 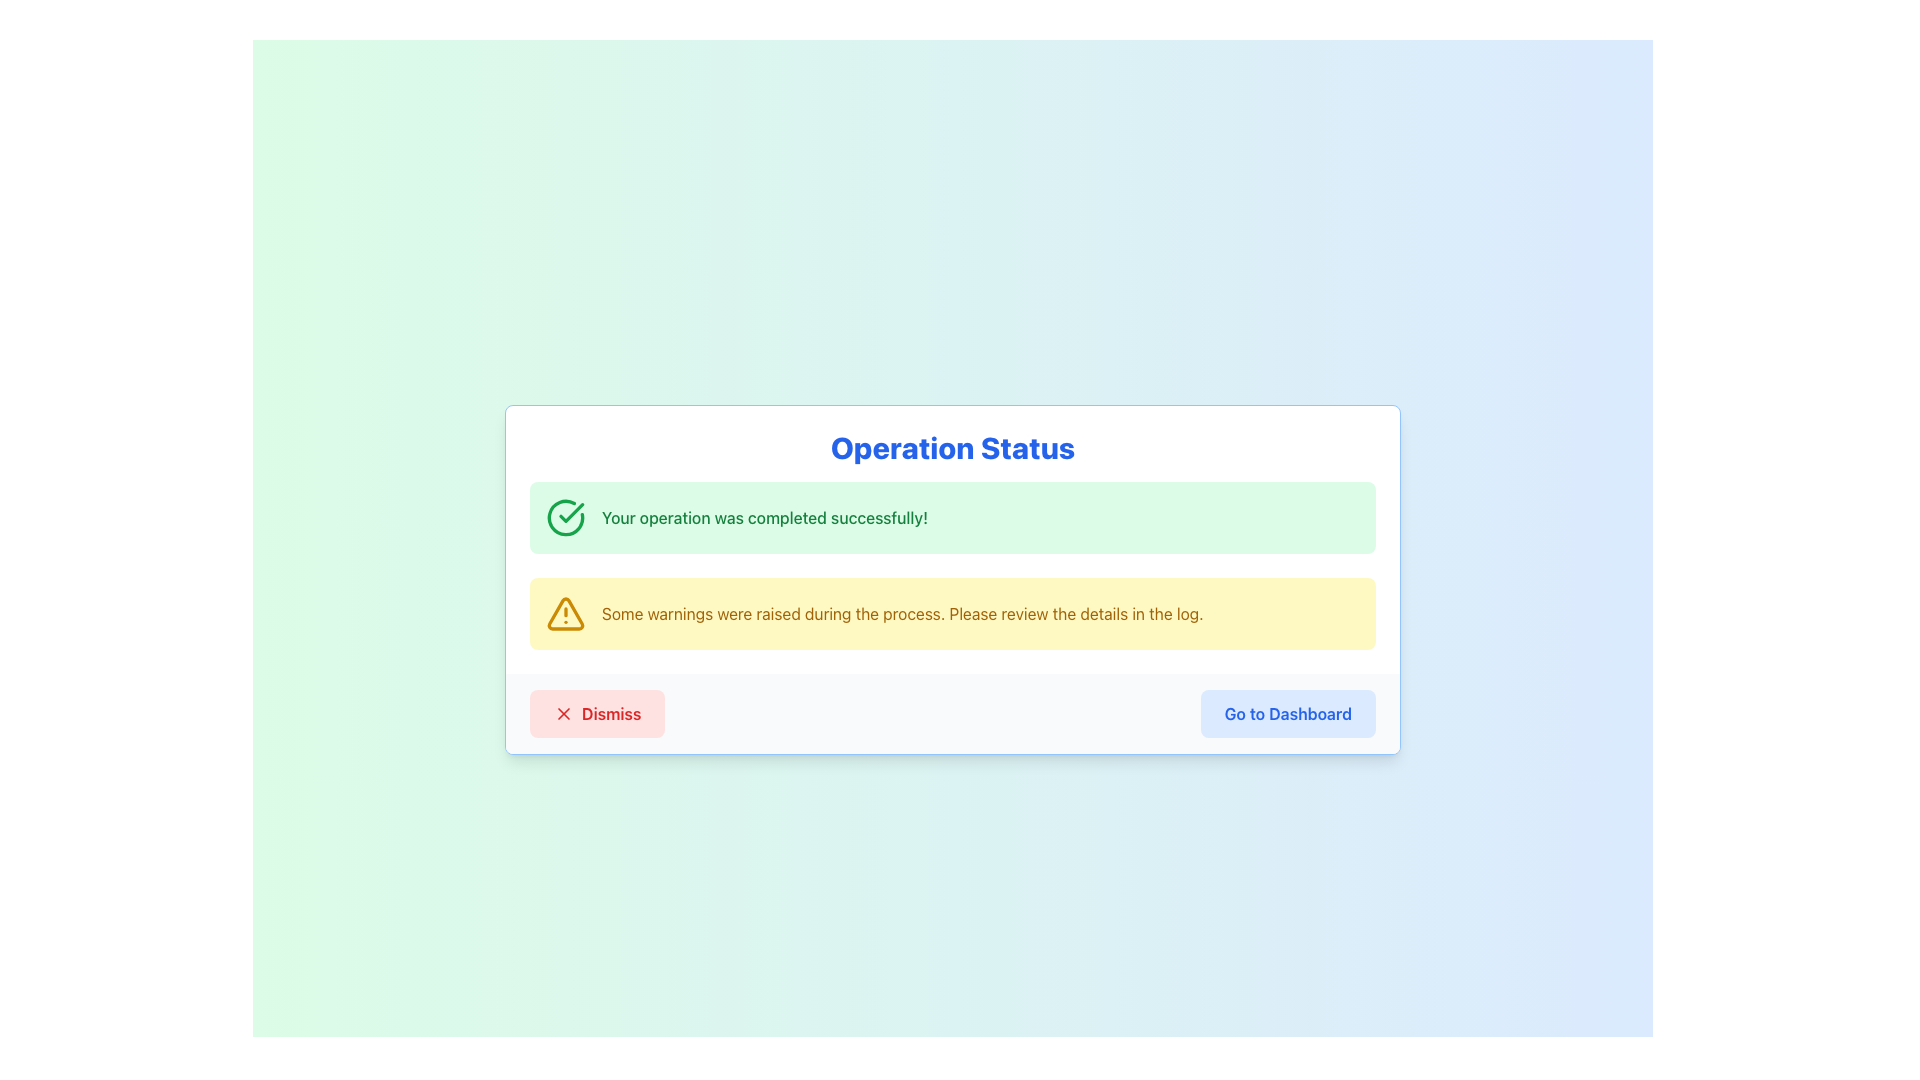 I want to click on the light green Alert box that displays the message 'Your operation was completed successfully!', so click(x=952, y=516).